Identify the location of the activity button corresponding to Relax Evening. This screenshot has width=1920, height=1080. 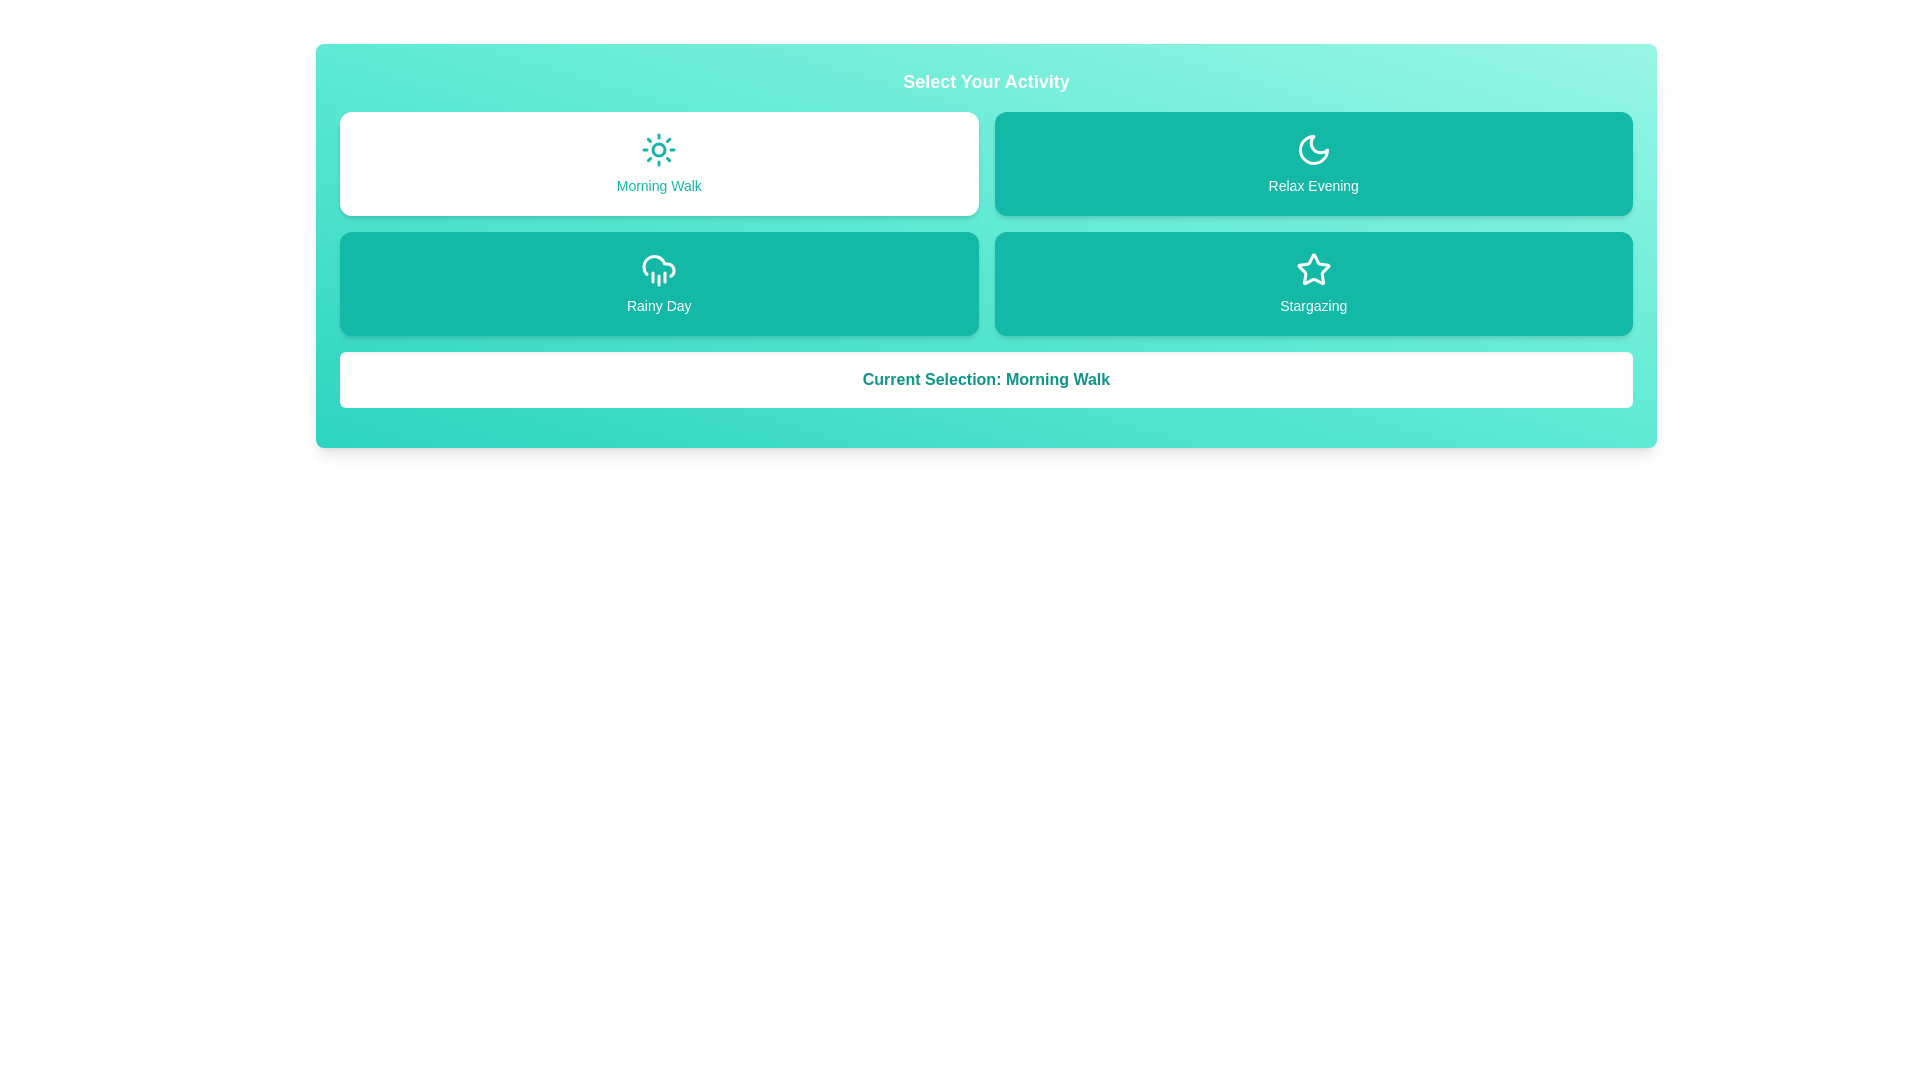
(1313, 163).